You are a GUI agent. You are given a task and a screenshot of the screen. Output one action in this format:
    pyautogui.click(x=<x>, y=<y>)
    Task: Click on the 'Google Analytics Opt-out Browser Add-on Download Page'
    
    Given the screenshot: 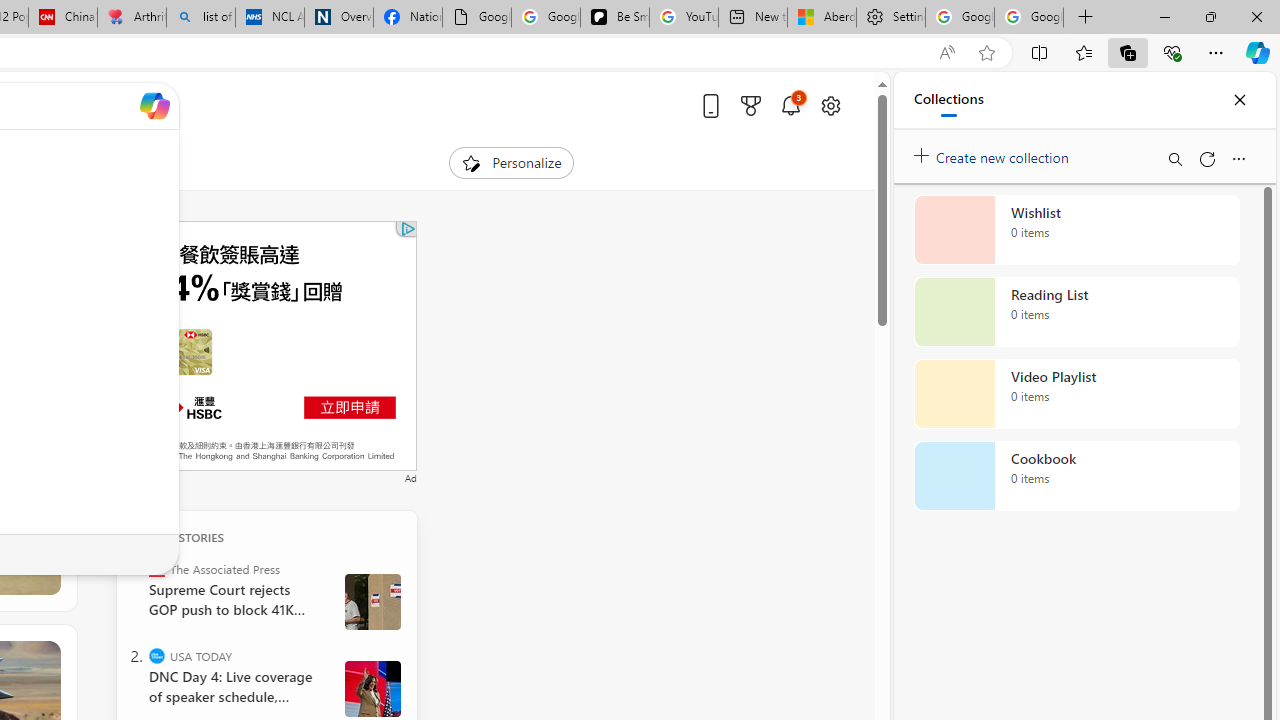 What is the action you would take?
    pyautogui.click(x=475, y=17)
    